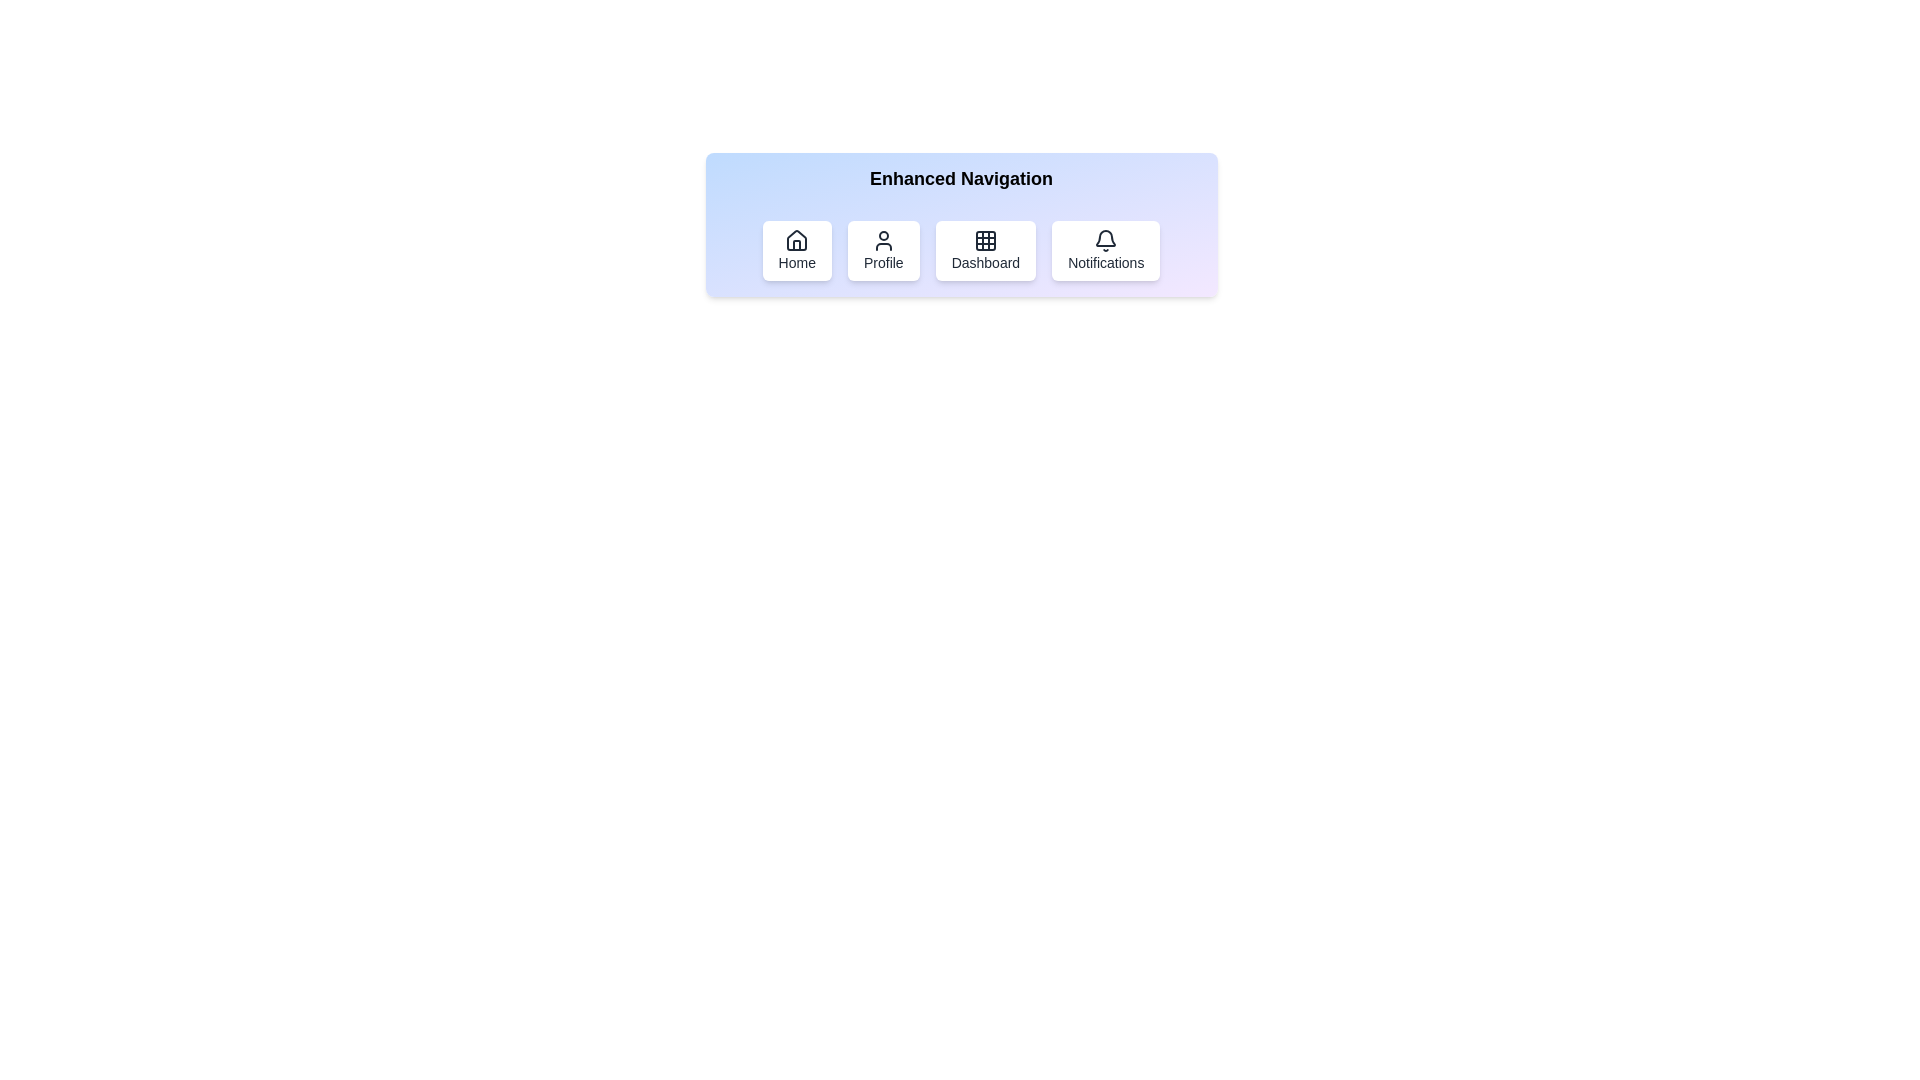 Image resolution: width=1920 pixels, height=1080 pixels. Describe the element at coordinates (1105, 261) in the screenshot. I see `the 'Notifications' text label located in the navigation bar, directly below the bell icon` at that location.